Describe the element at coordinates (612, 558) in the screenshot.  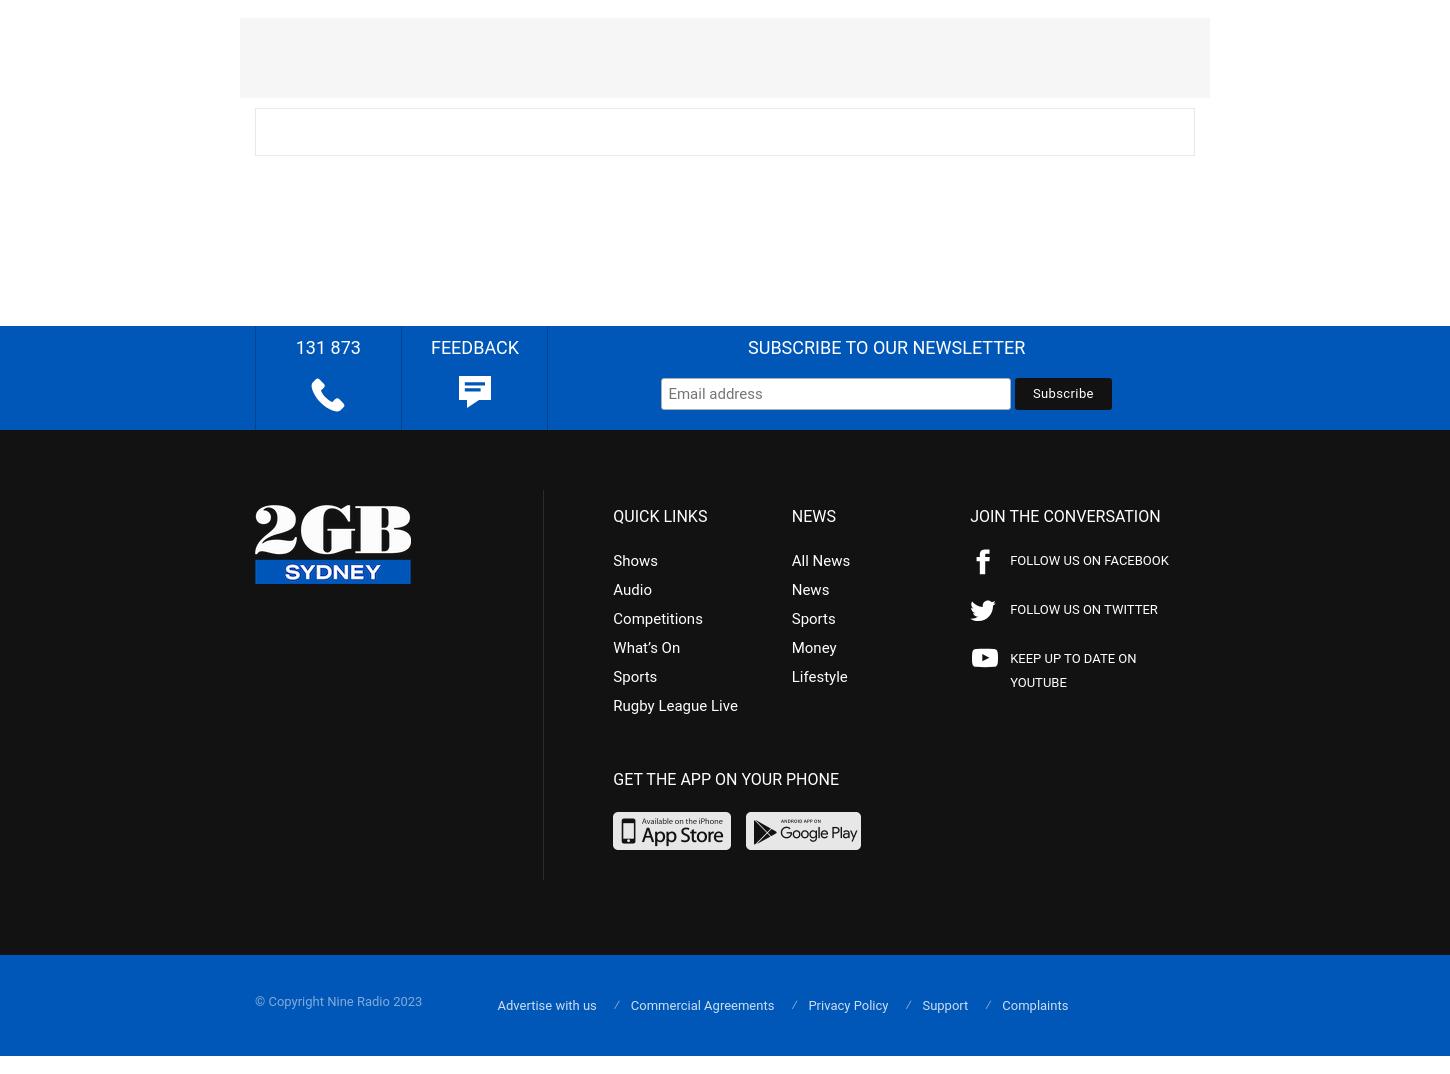
I see `'Shows'` at that location.